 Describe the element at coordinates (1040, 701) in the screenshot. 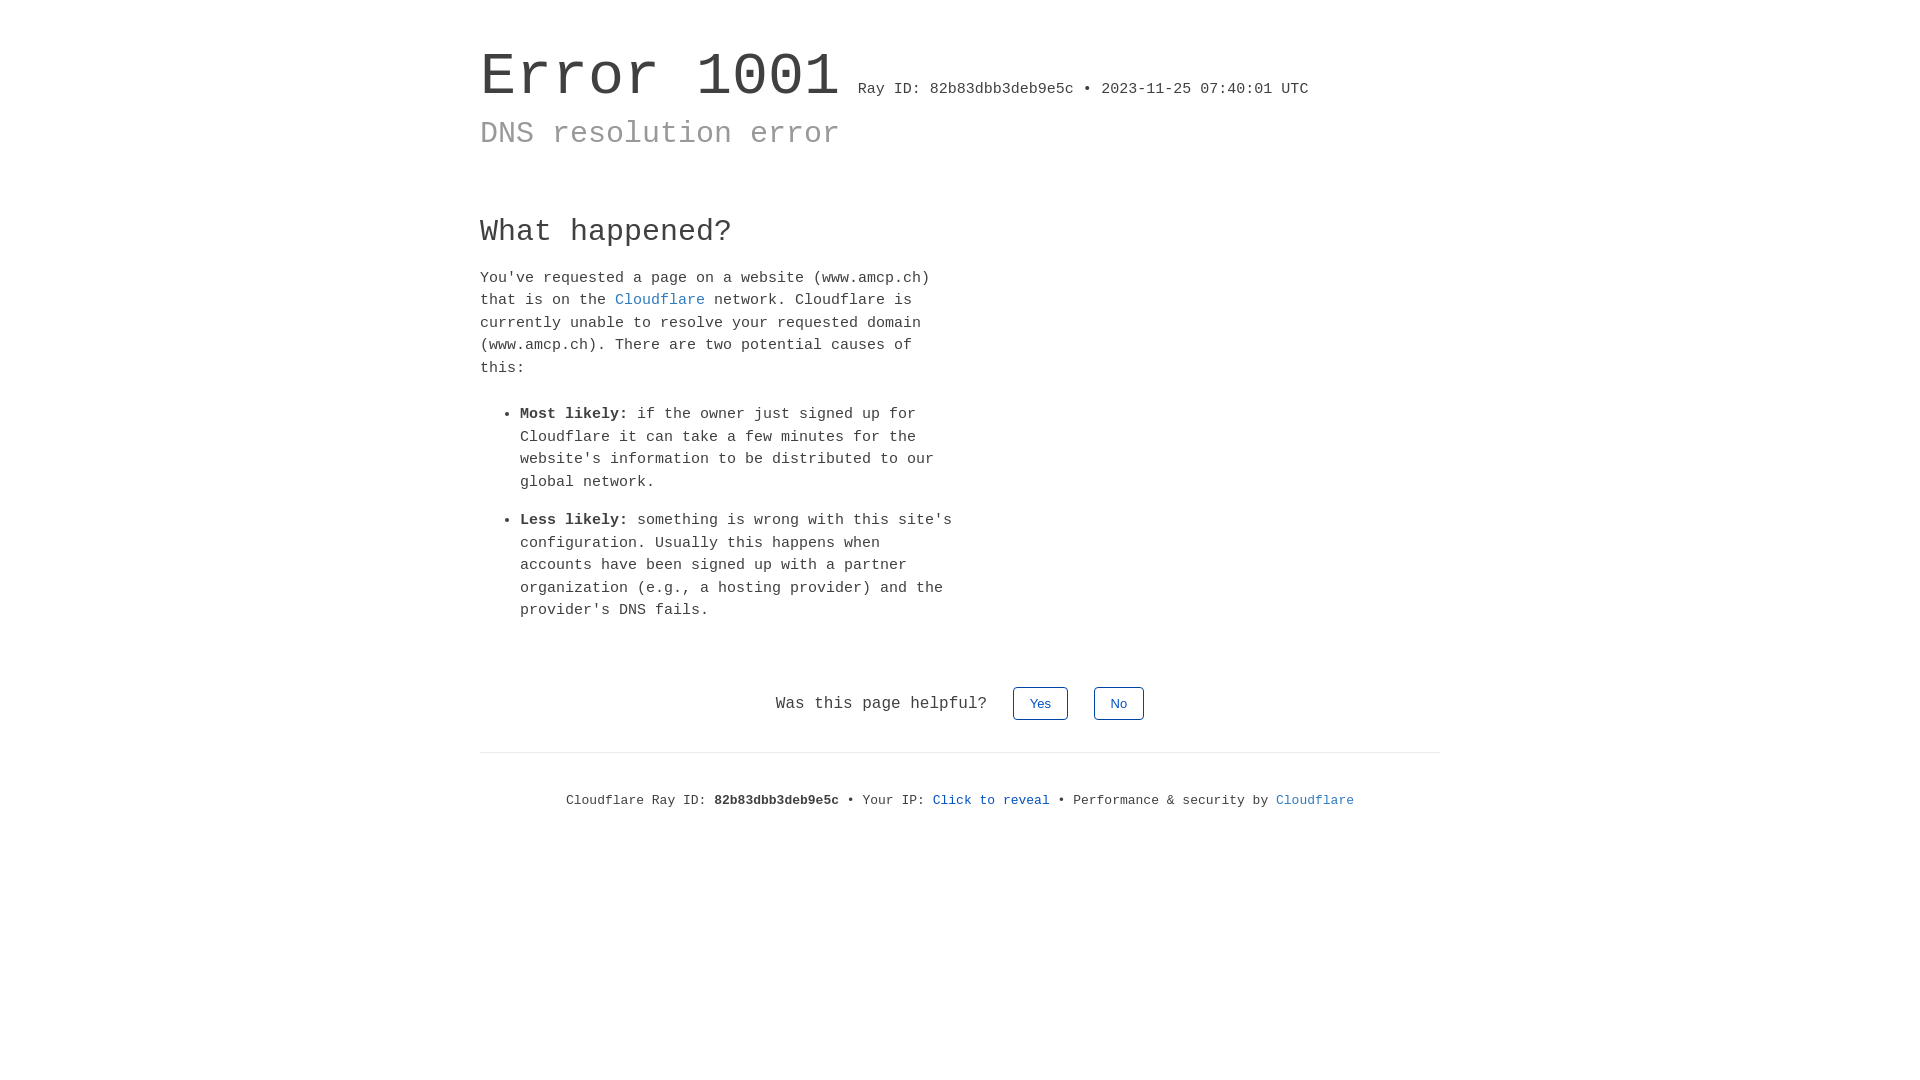

I see `'Yes'` at that location.